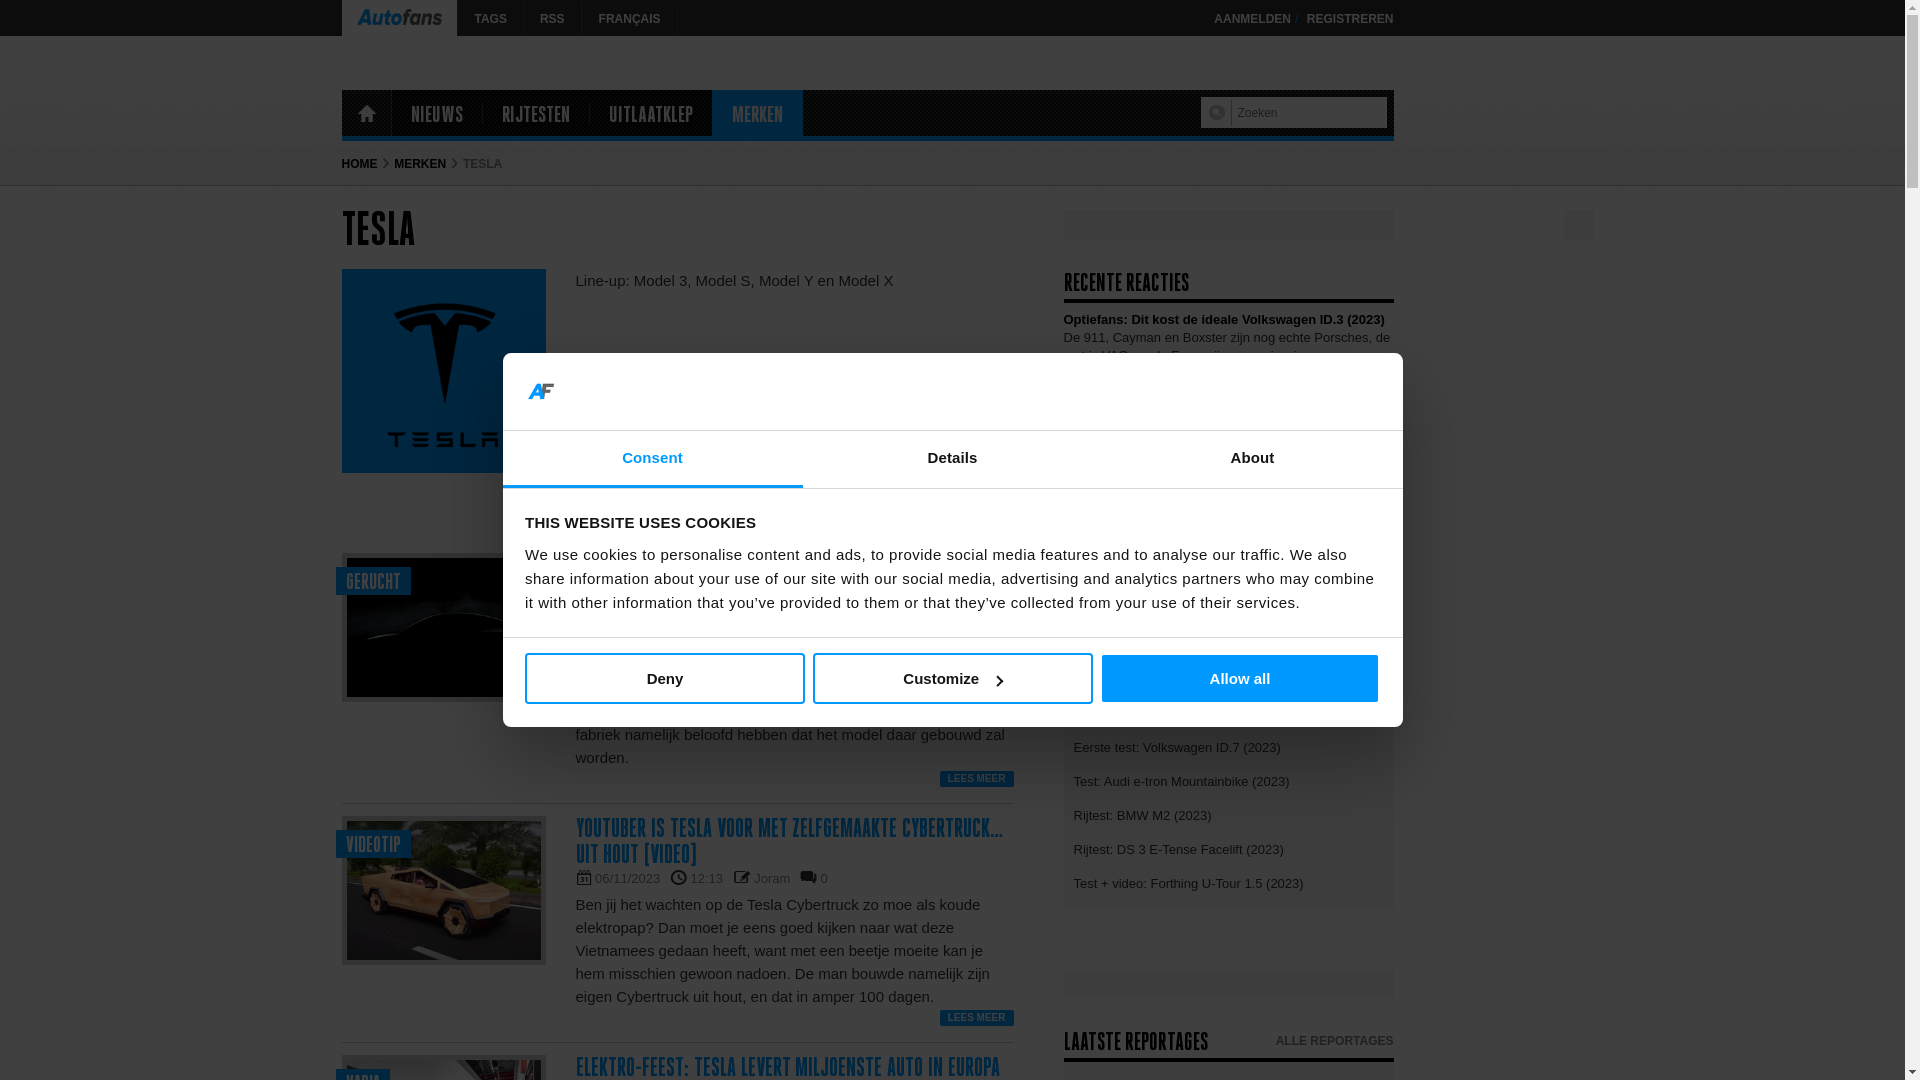 The height and width of the screenshot is (1080, 1920). Describe the element at coordinates (811, 677) in the screenshot. I see `'Customize'` at that location.